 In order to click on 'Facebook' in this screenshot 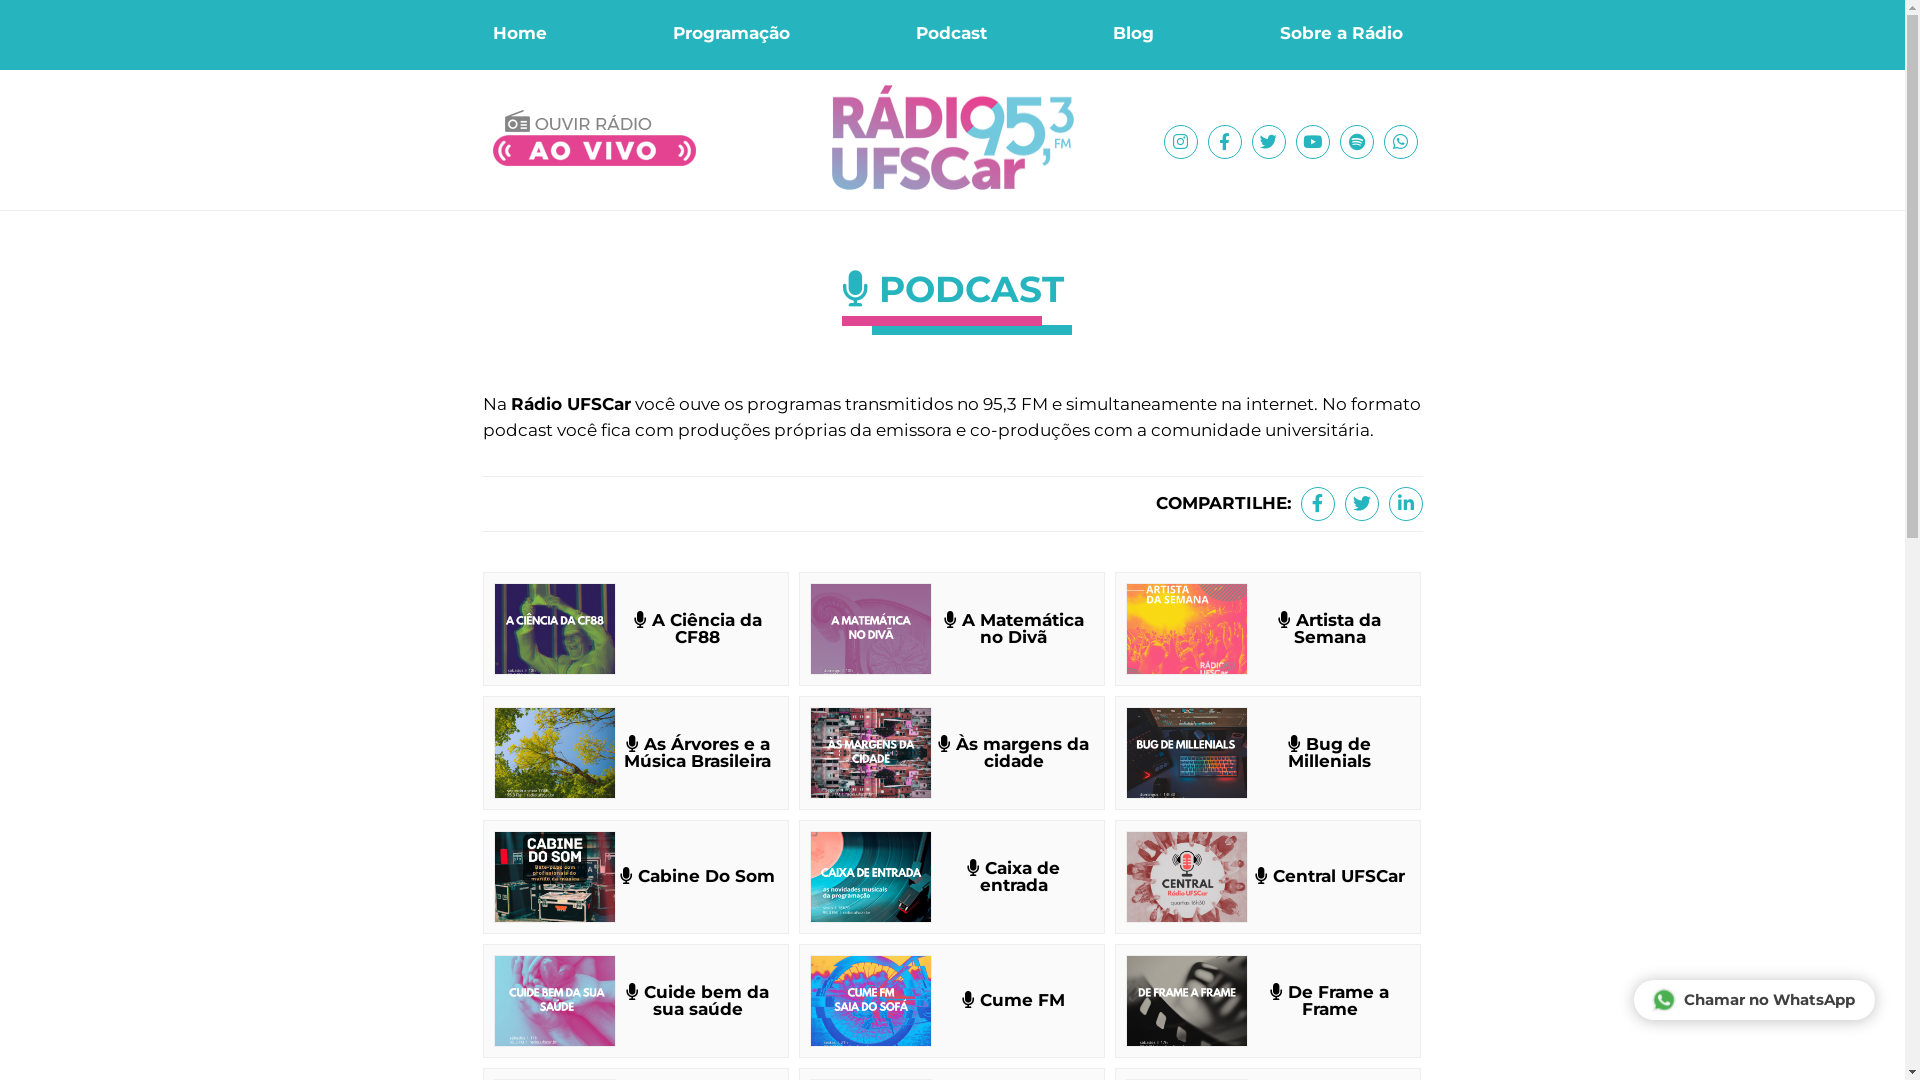, I will do `click(1207, 141)`.